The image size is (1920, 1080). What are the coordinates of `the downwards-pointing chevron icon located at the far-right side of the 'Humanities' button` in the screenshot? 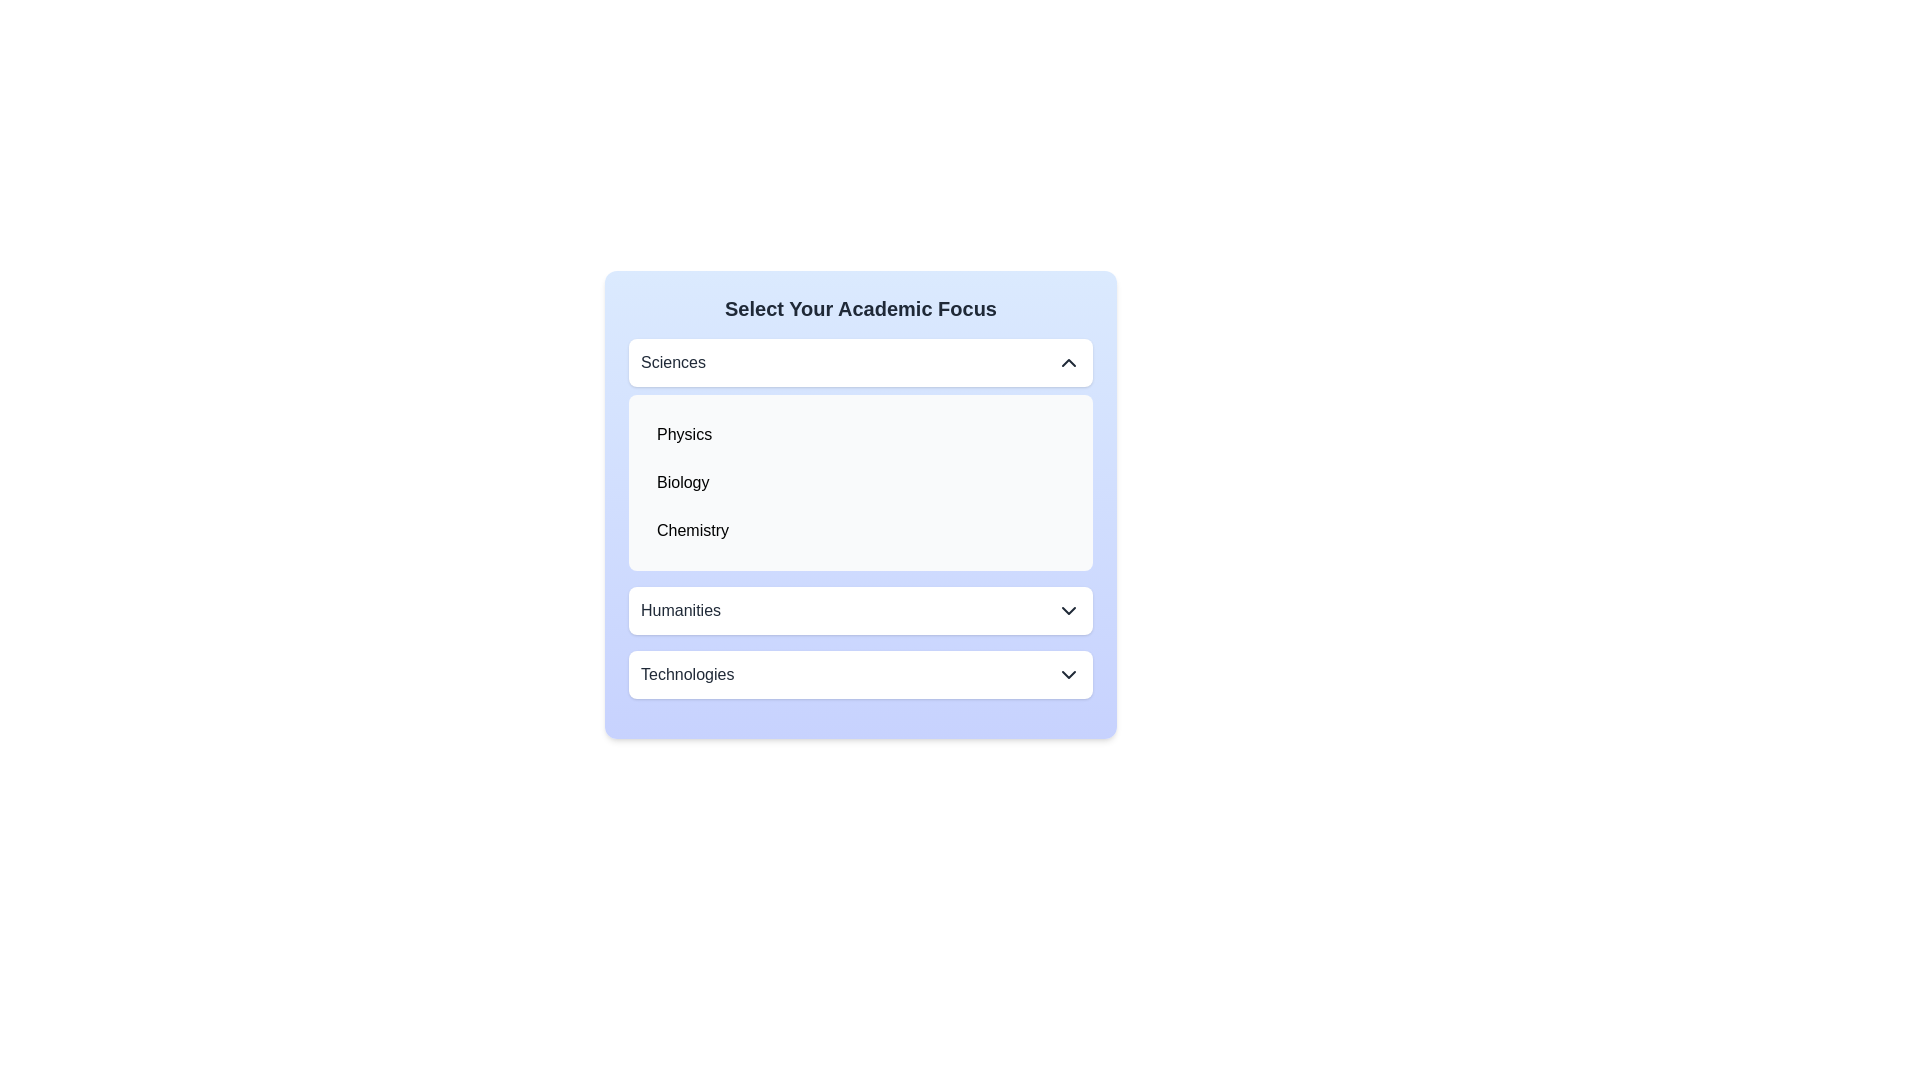 It's located at (1068, 609).